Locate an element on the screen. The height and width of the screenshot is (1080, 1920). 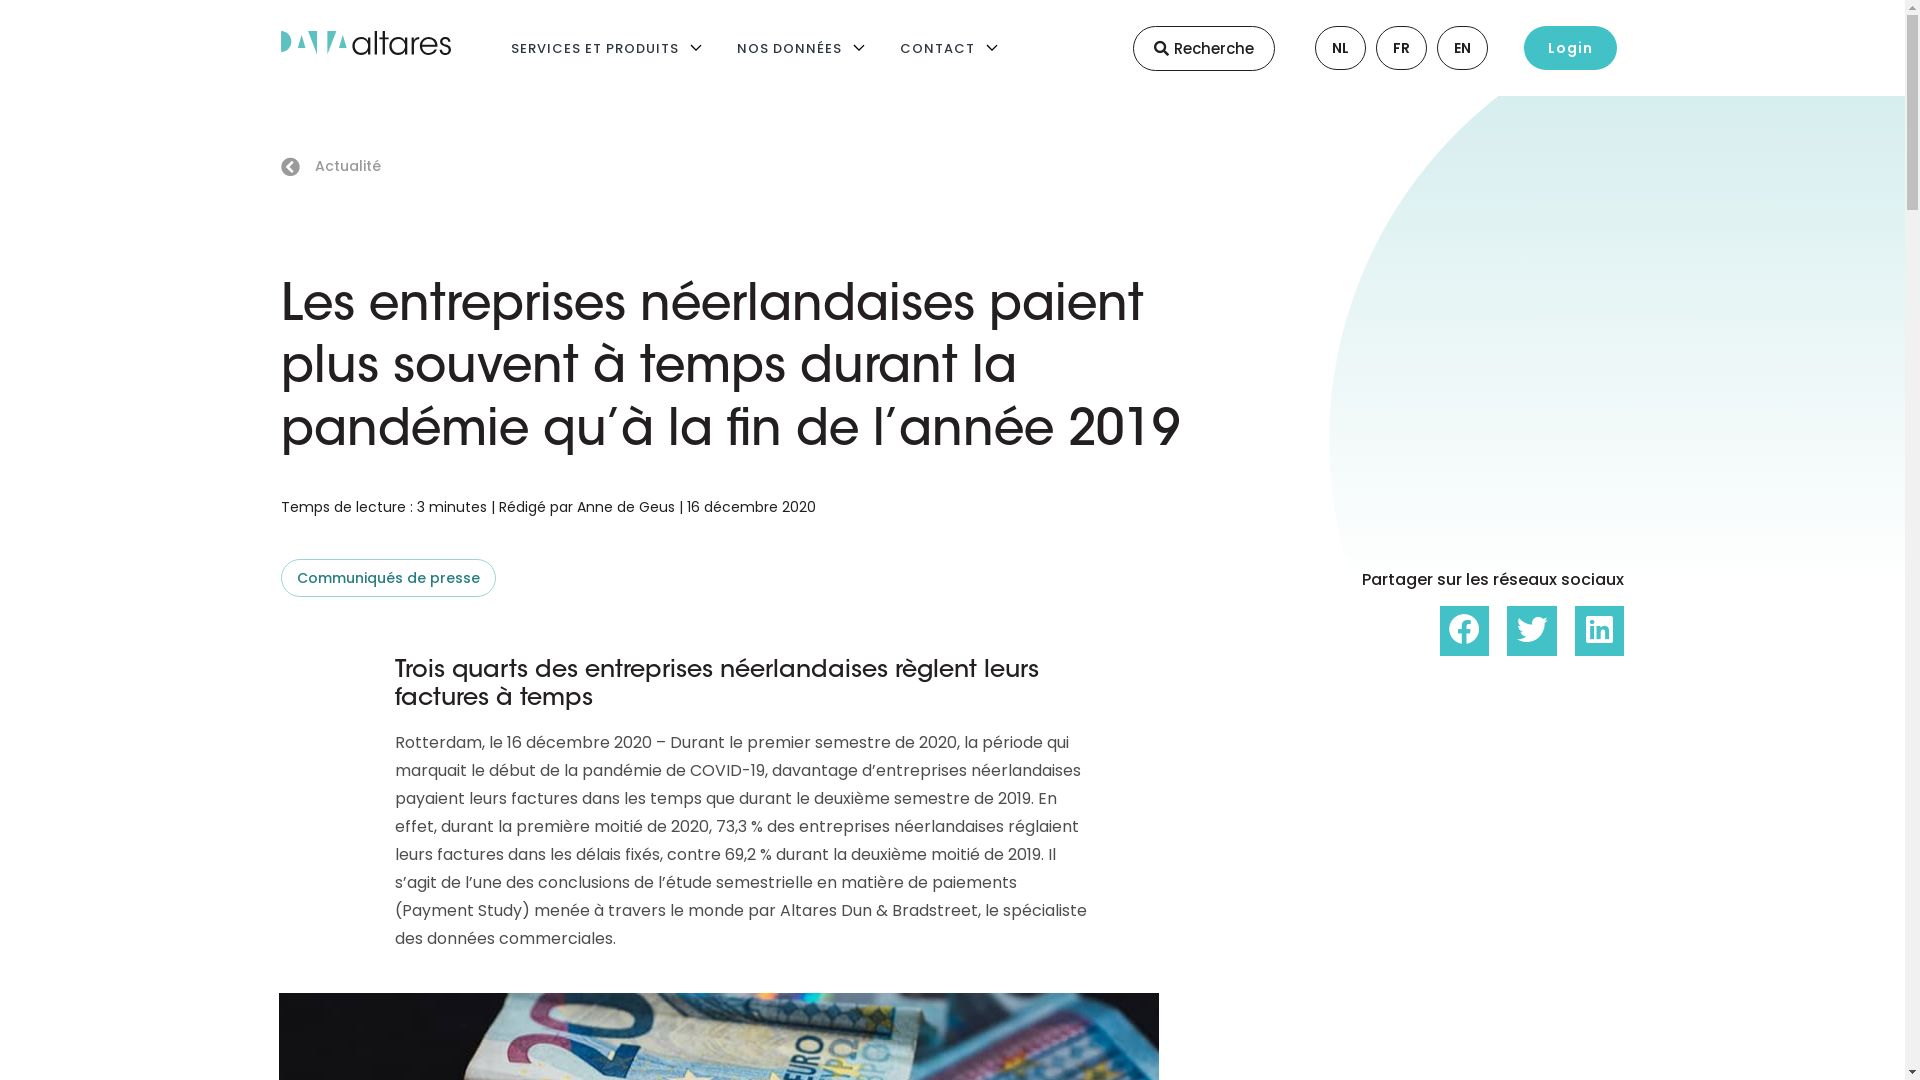
'SERVICES ET PRODUITS' is located at coordinates (593, 47).